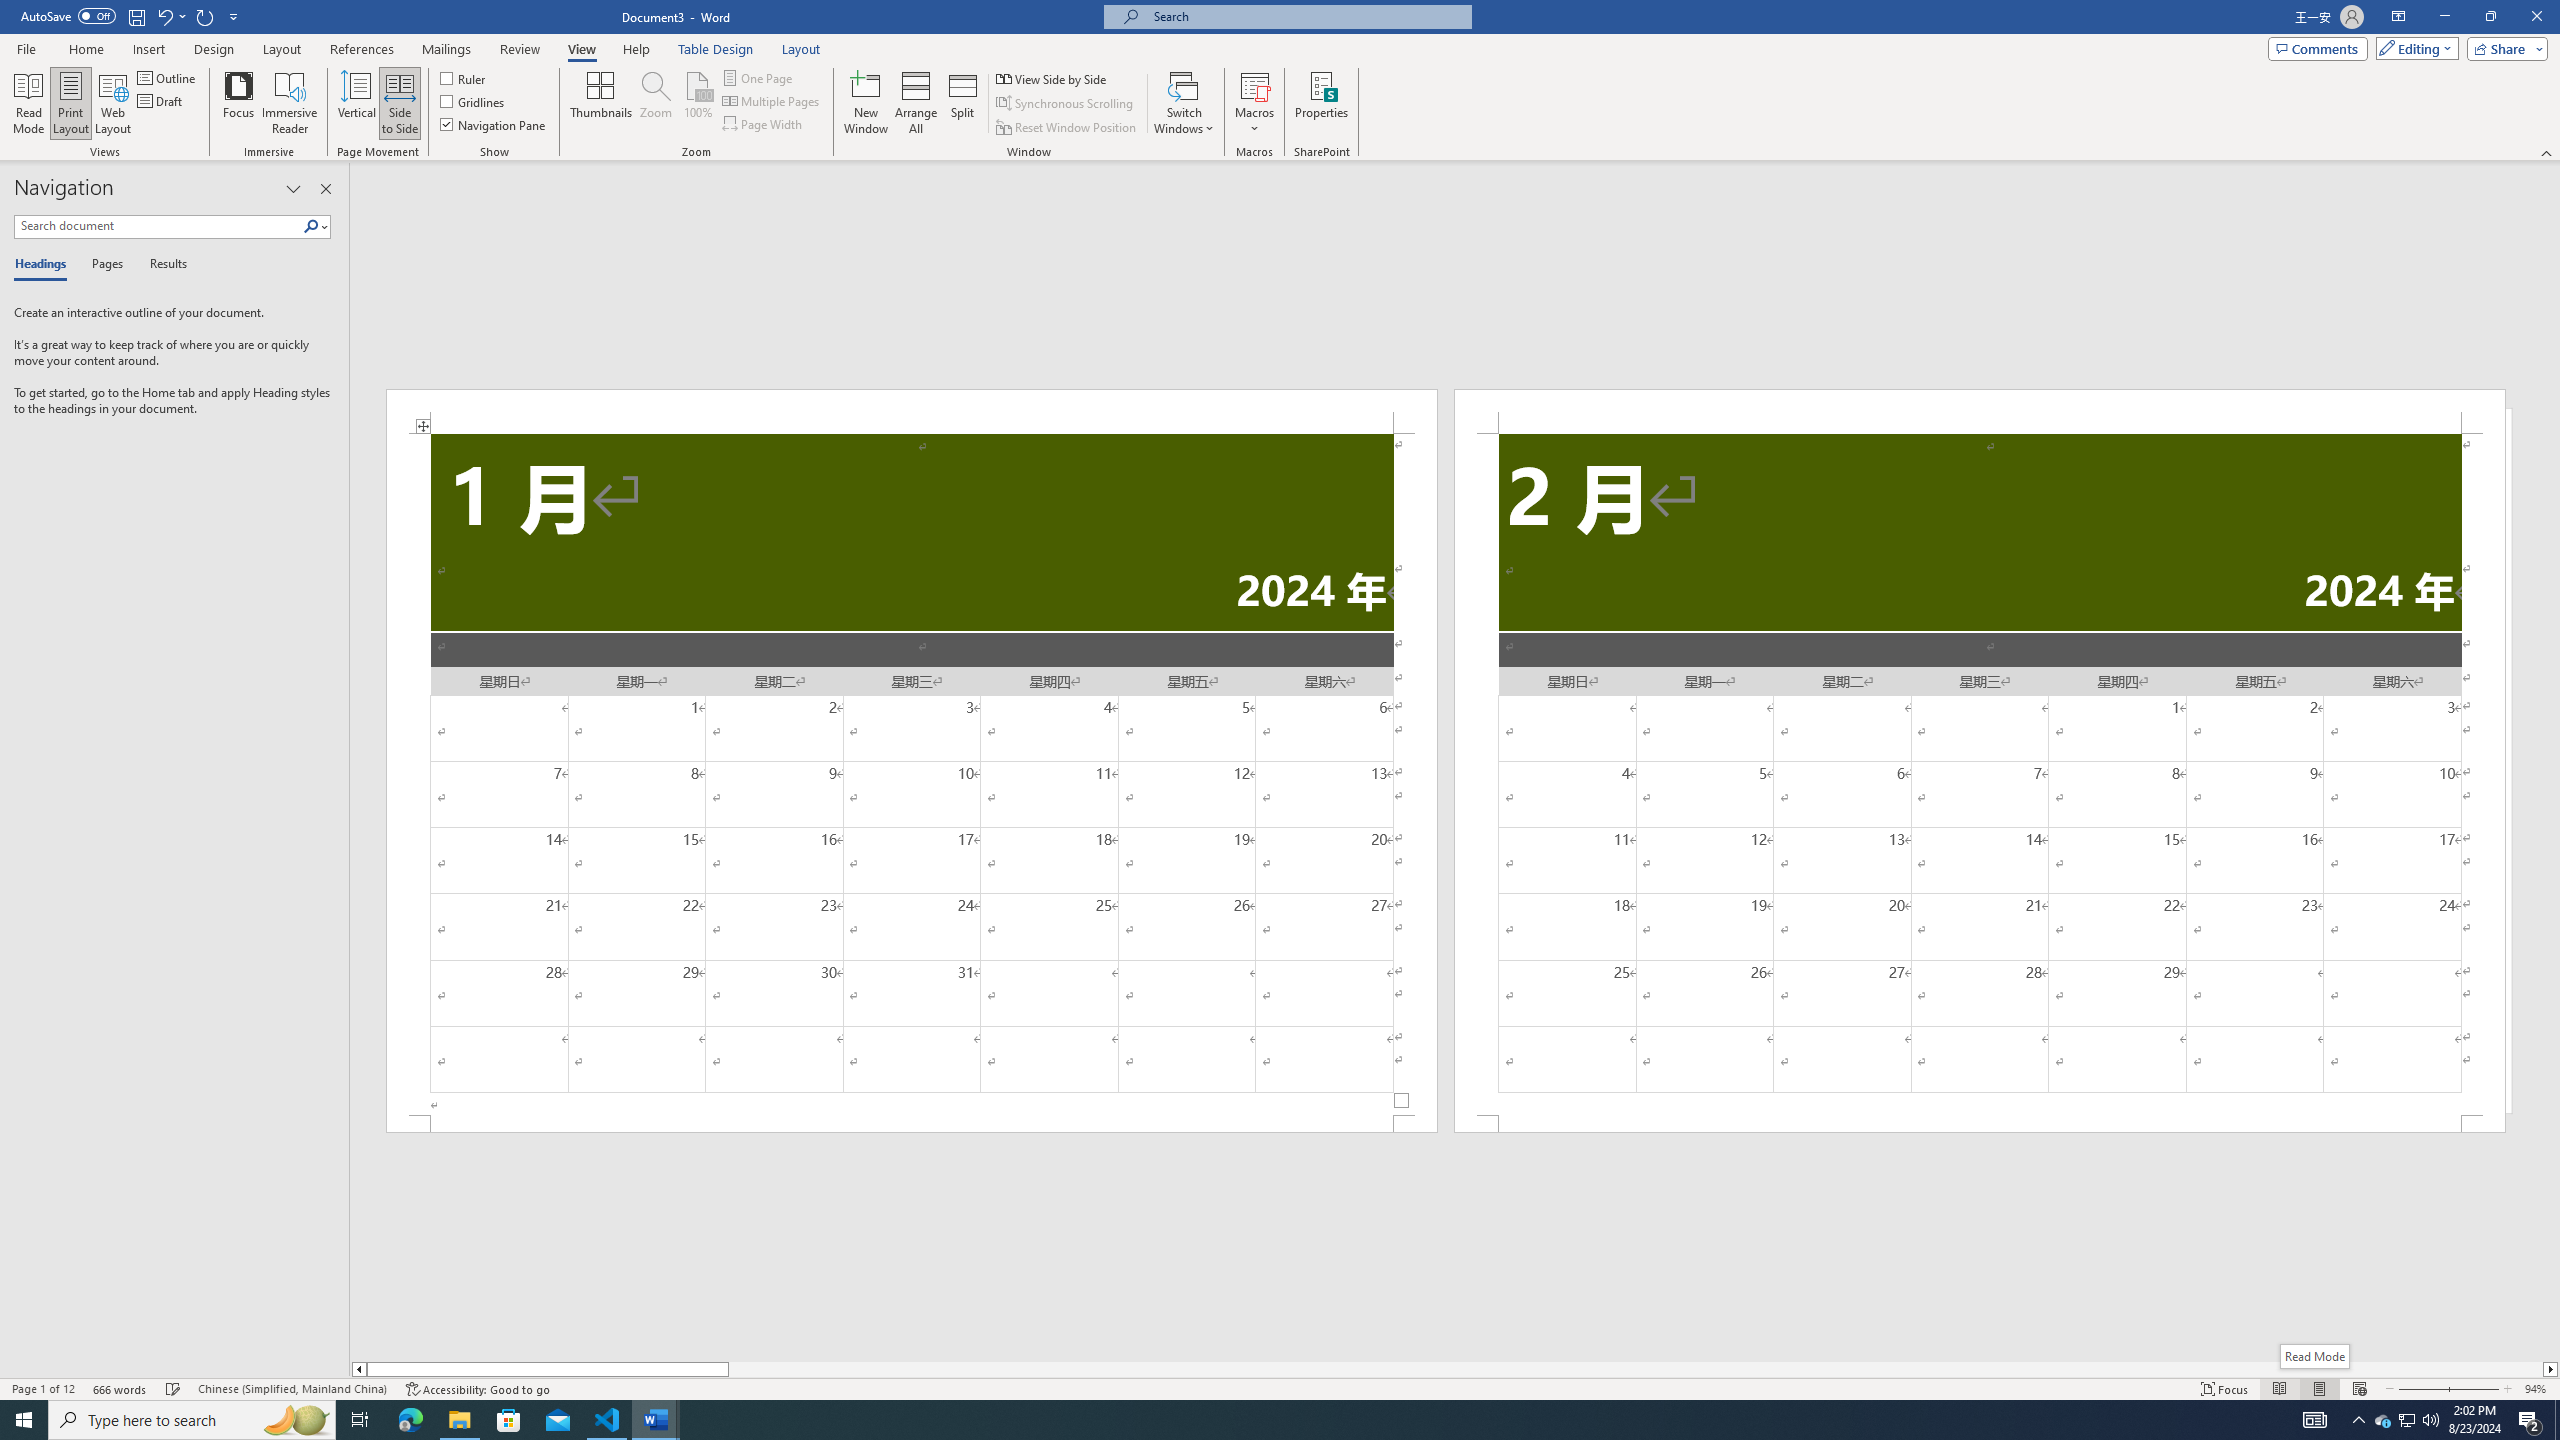 The height and width of the screenshot is (1440, 2560). I want to click on 'Draft', so click(160, 99).